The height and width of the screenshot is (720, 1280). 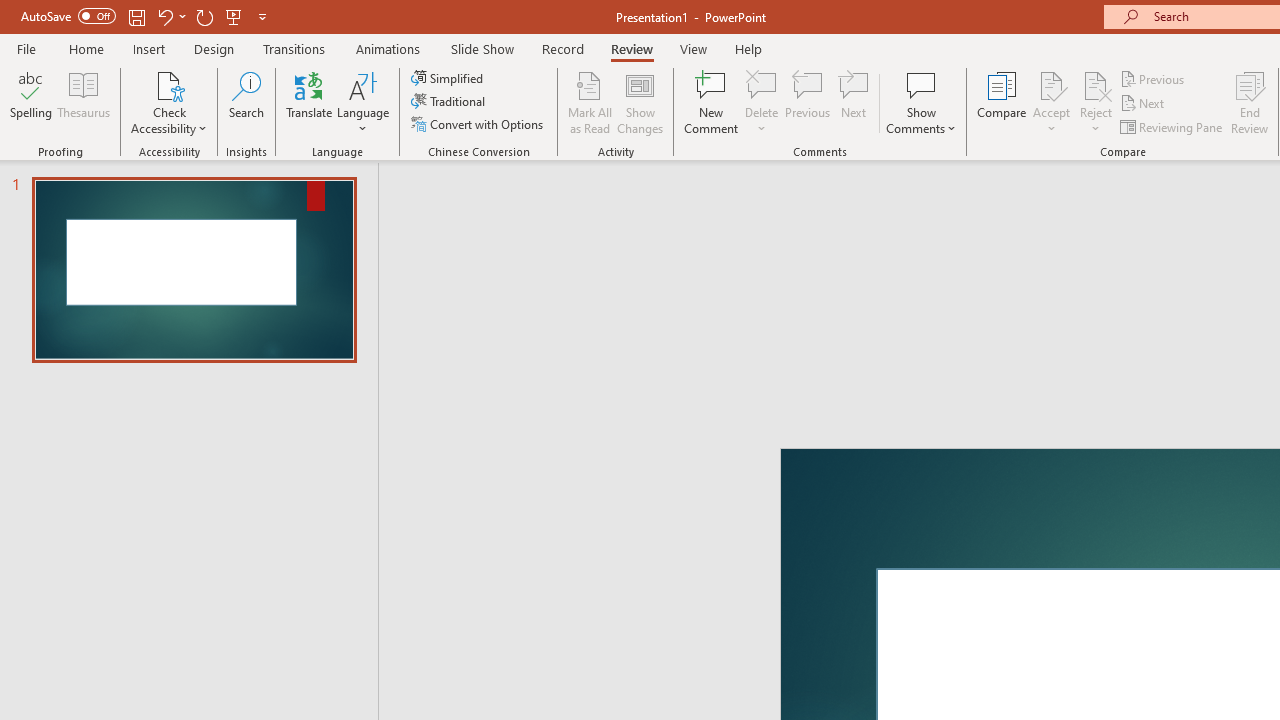 What do you see at coordinates (1050, 84) in the screenshot?
I see `'Accept Change'` at bounding box center [1050, 84].